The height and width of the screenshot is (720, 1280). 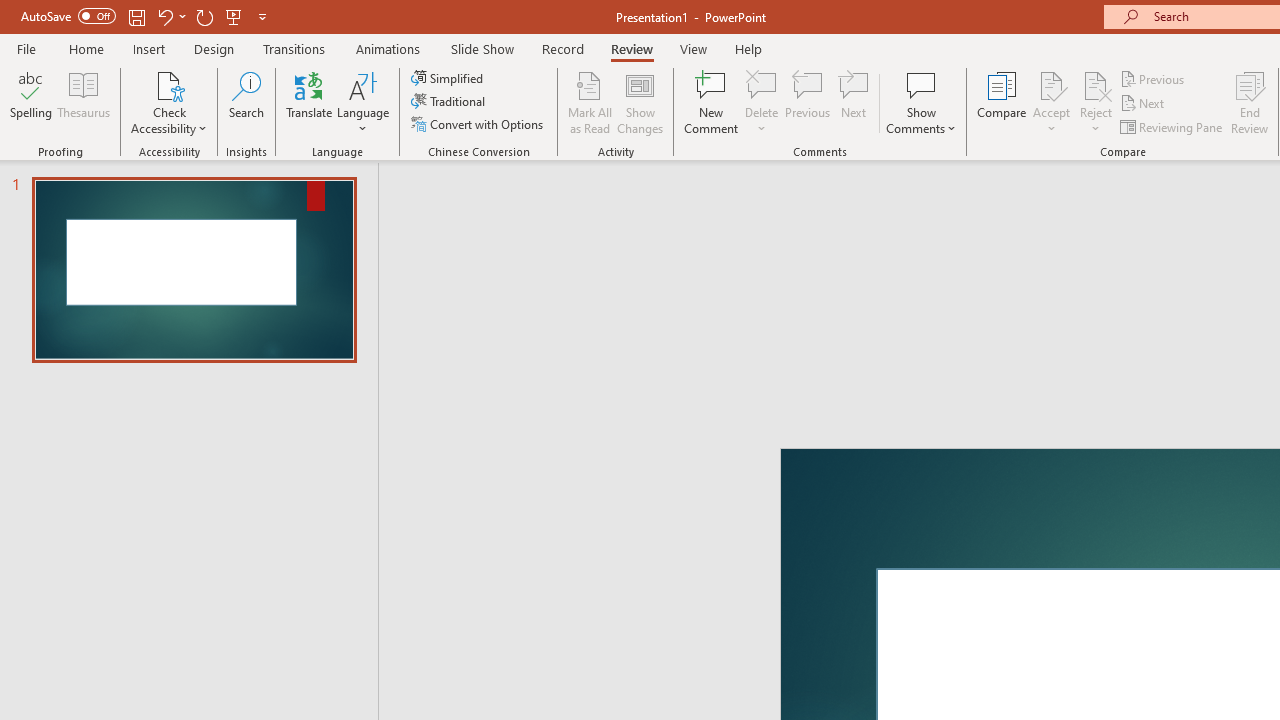 What do you see at coordinates (1050, 84) in the screenshot?
I see `'Accept Change'` at bounding box center [1050, 84].